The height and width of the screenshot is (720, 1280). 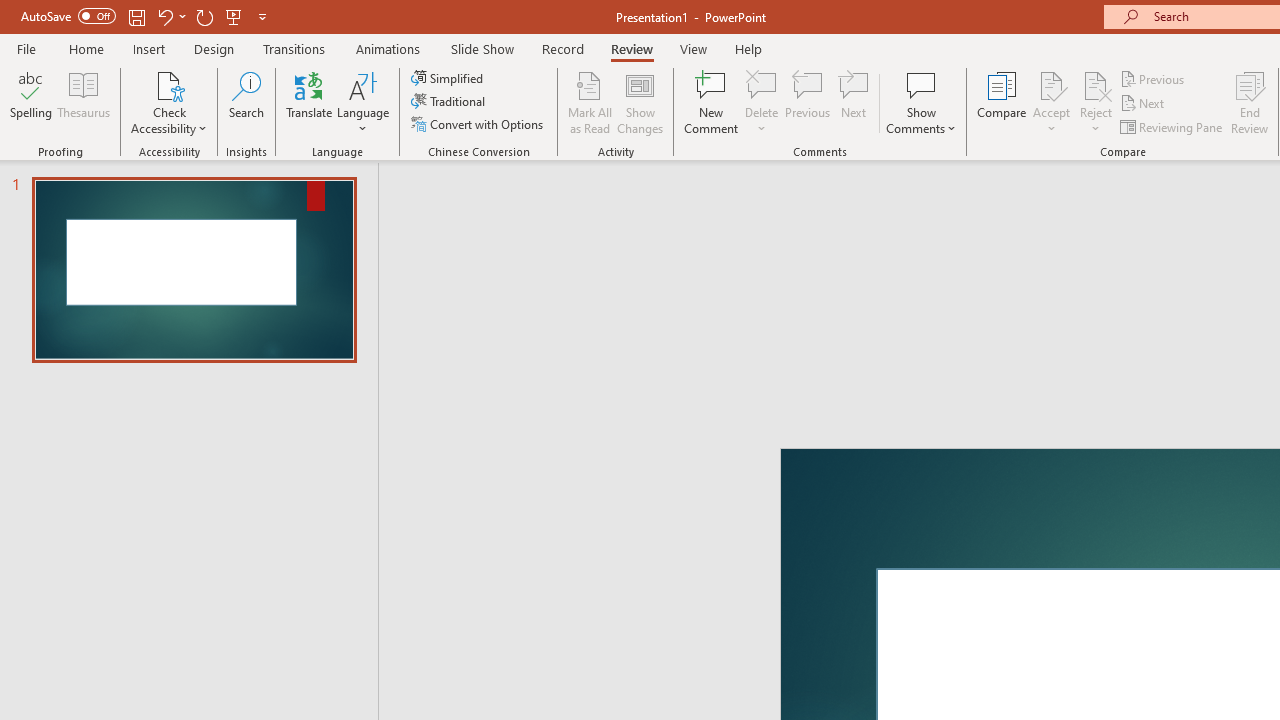 What do you see at coordinates (1050, 84) in the screenshot?
I see `'Accept Change'` at bounding box center [1050, 84].